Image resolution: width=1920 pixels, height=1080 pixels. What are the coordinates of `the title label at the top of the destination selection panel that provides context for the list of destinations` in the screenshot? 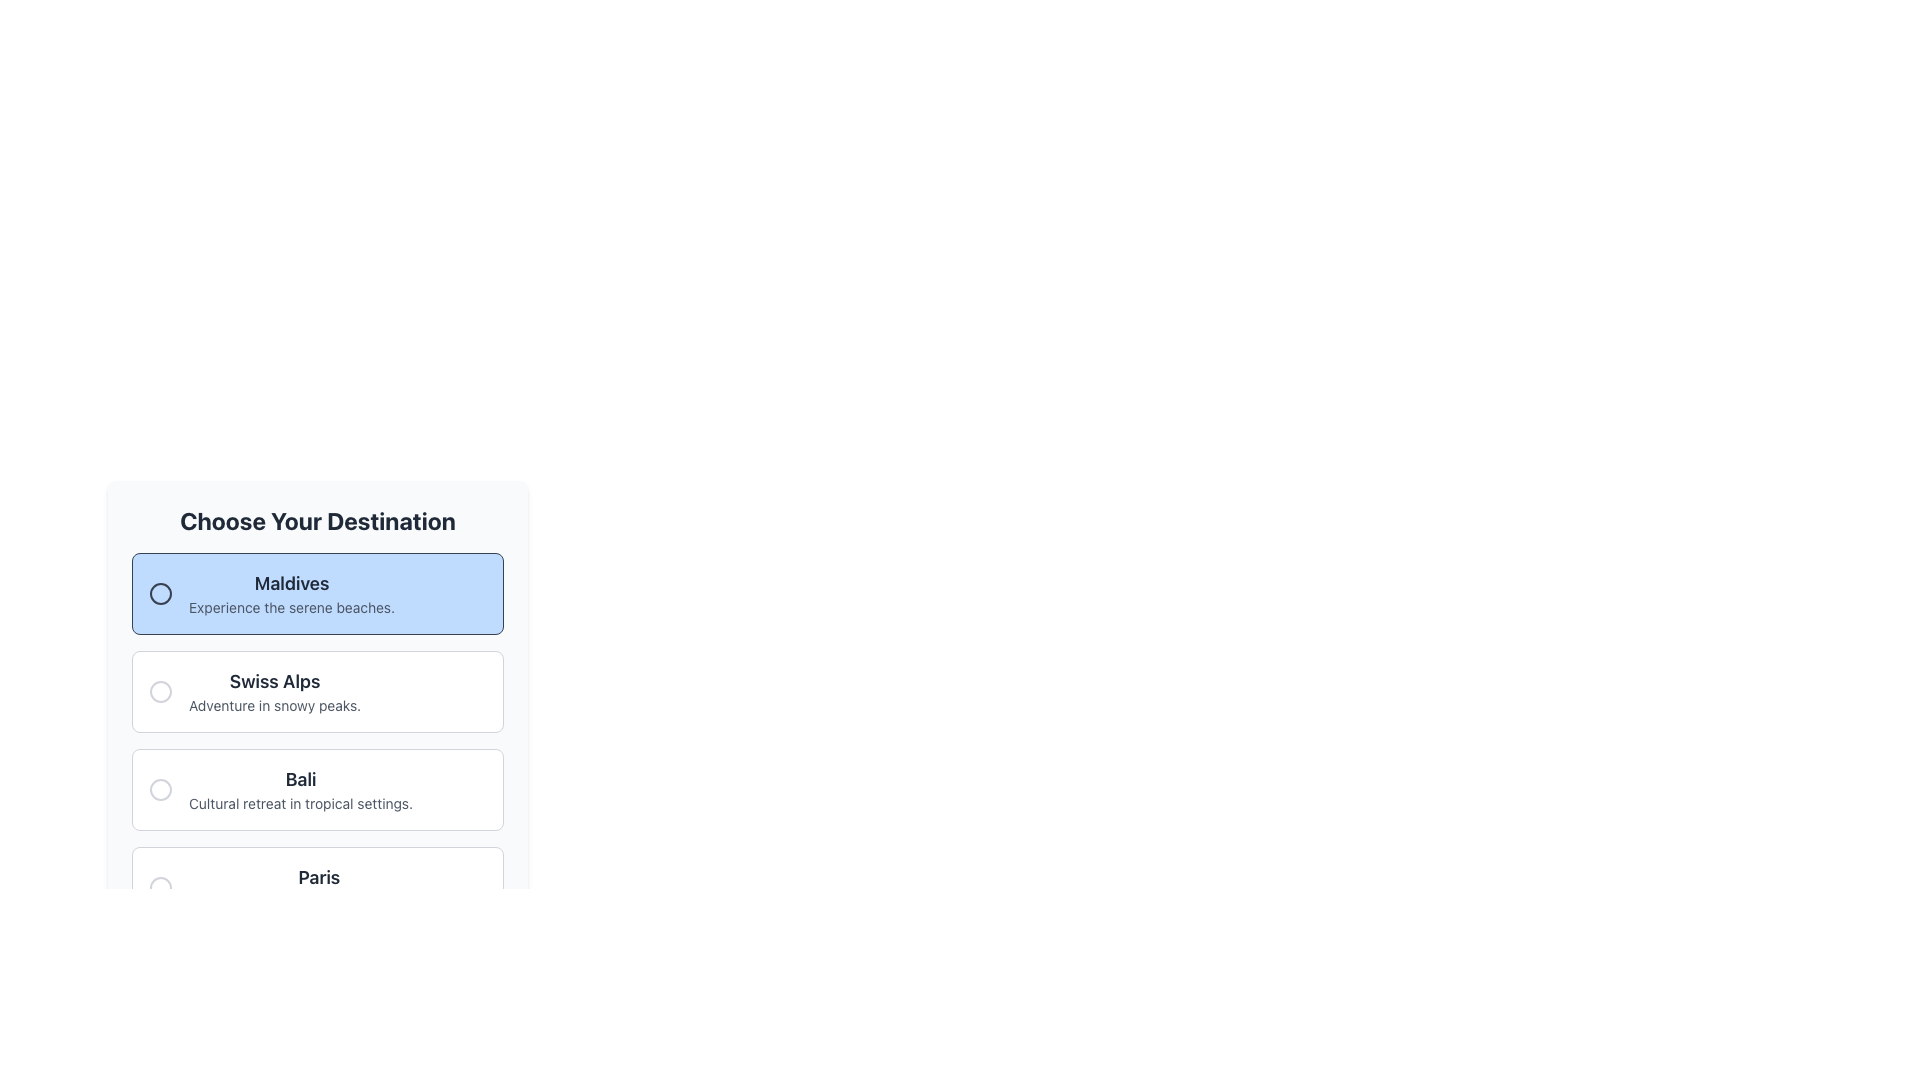 It's located at (316, 519).